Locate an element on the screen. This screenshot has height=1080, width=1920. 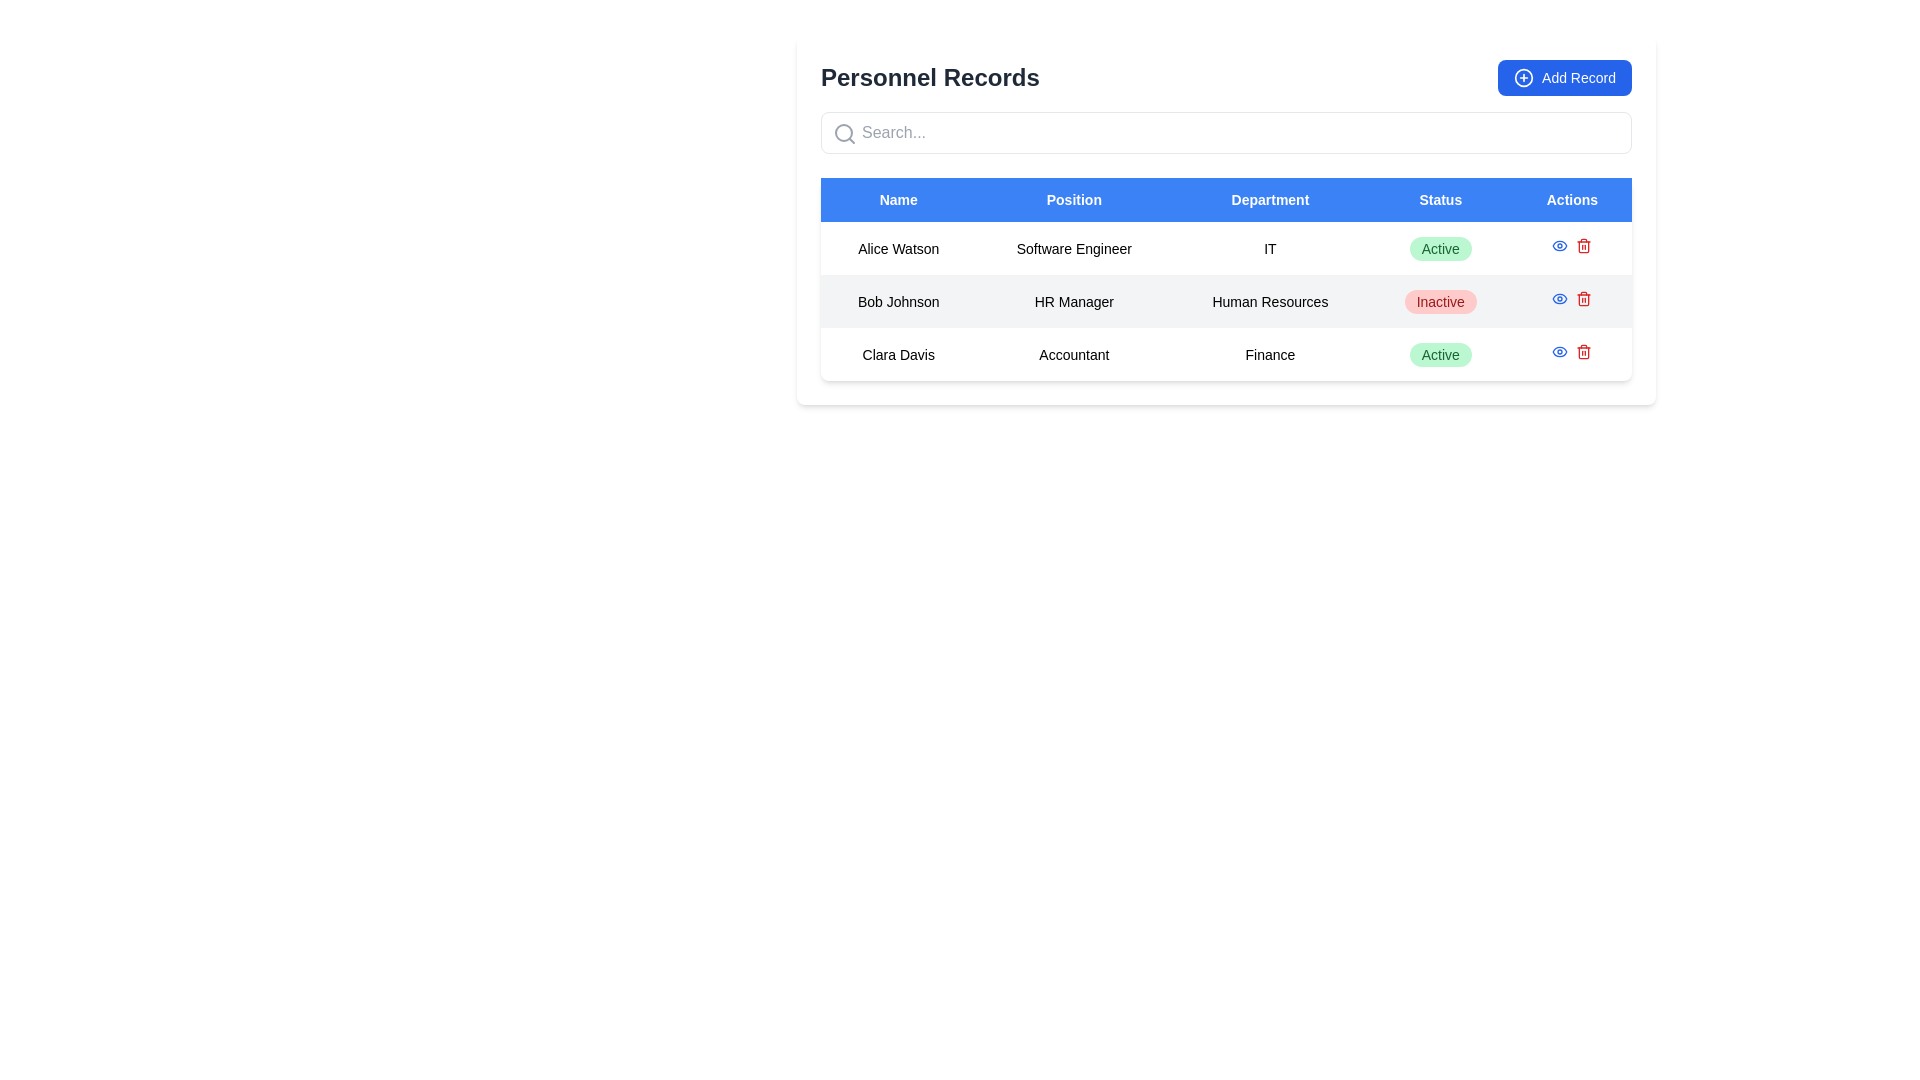
the 'Software Engineer' text label, which is displayed in bold and centered style in the second column of the first row under the 'Position' header in a table is located at coordinates (1073, 247).